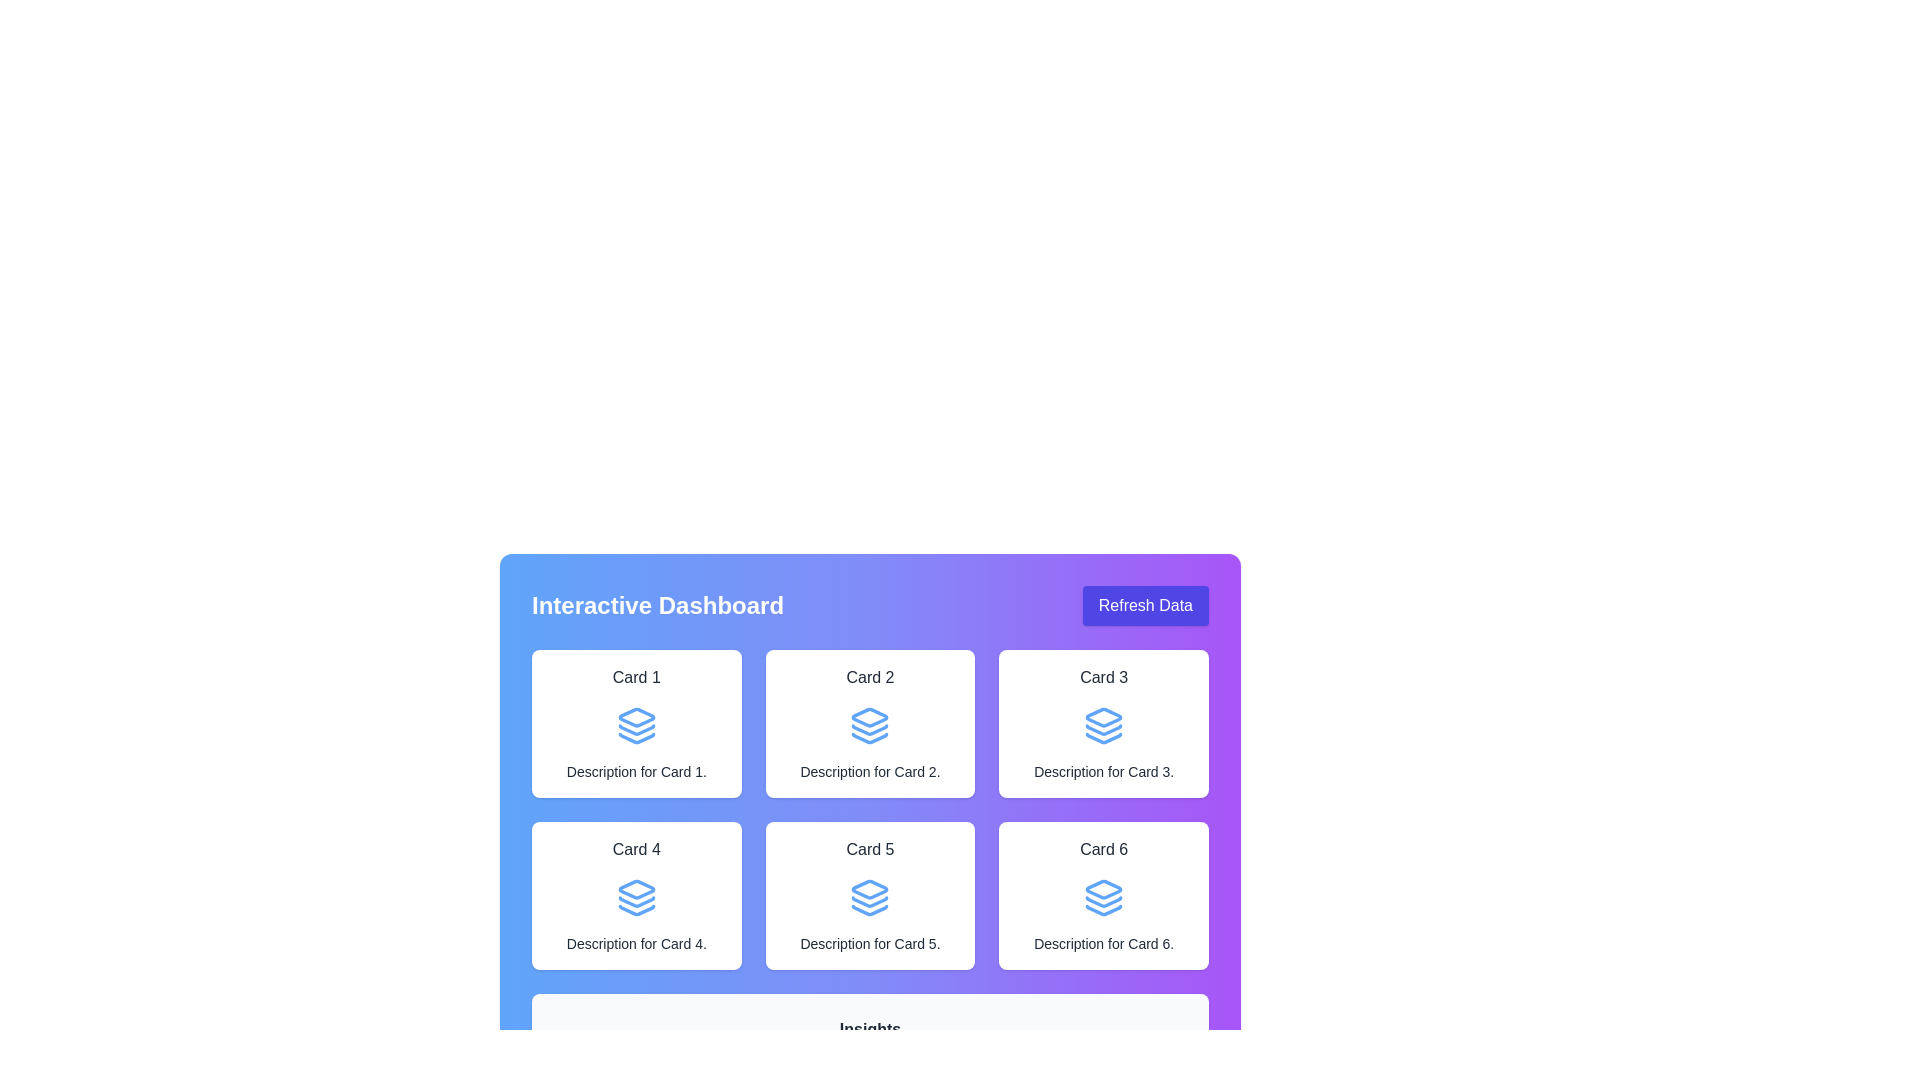  Describe the element at coordinates (869, 716) in the screenshot. I see `the icon representing the second card in the dashboard` at that location.